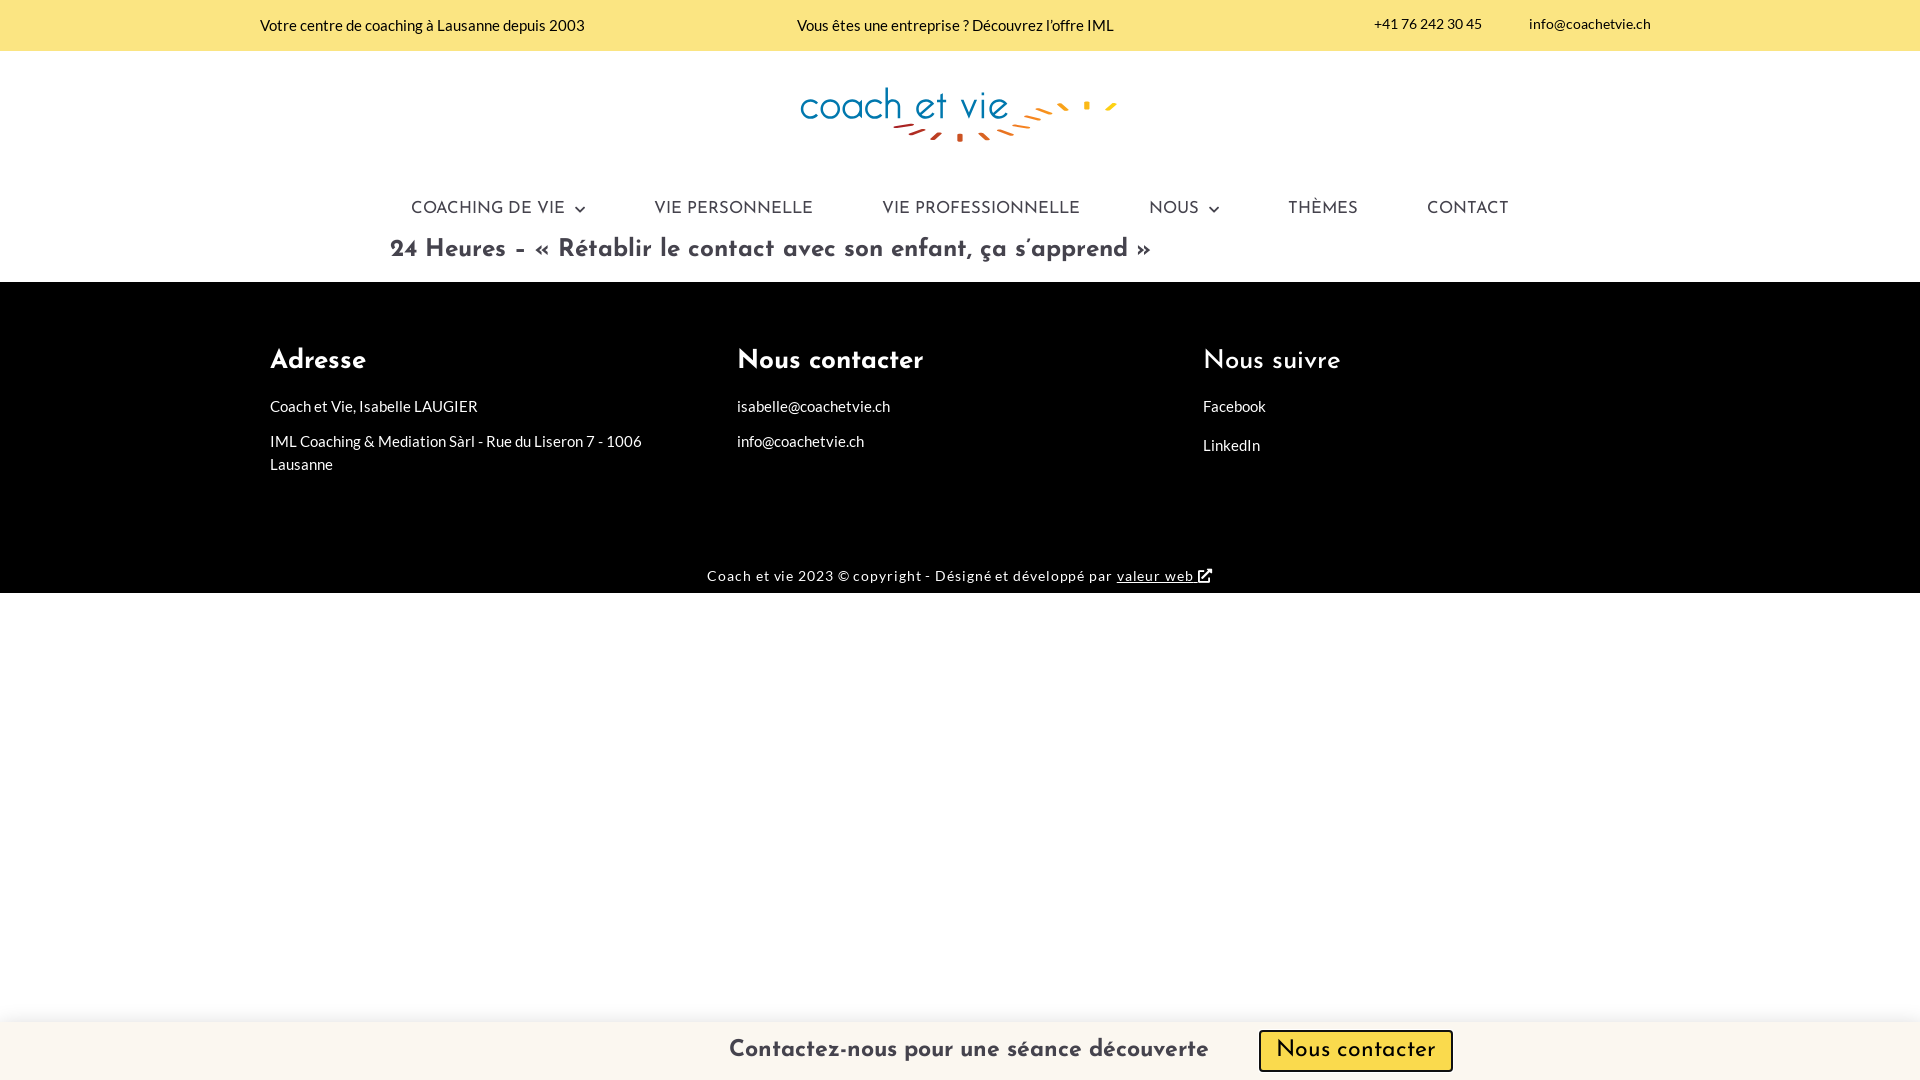 Image resolution: width=1920 pixels, height=1080 pixels. Describe the element at coordinates (1468, 209) in the screenshot. I see `'CONTACT'` at that location.